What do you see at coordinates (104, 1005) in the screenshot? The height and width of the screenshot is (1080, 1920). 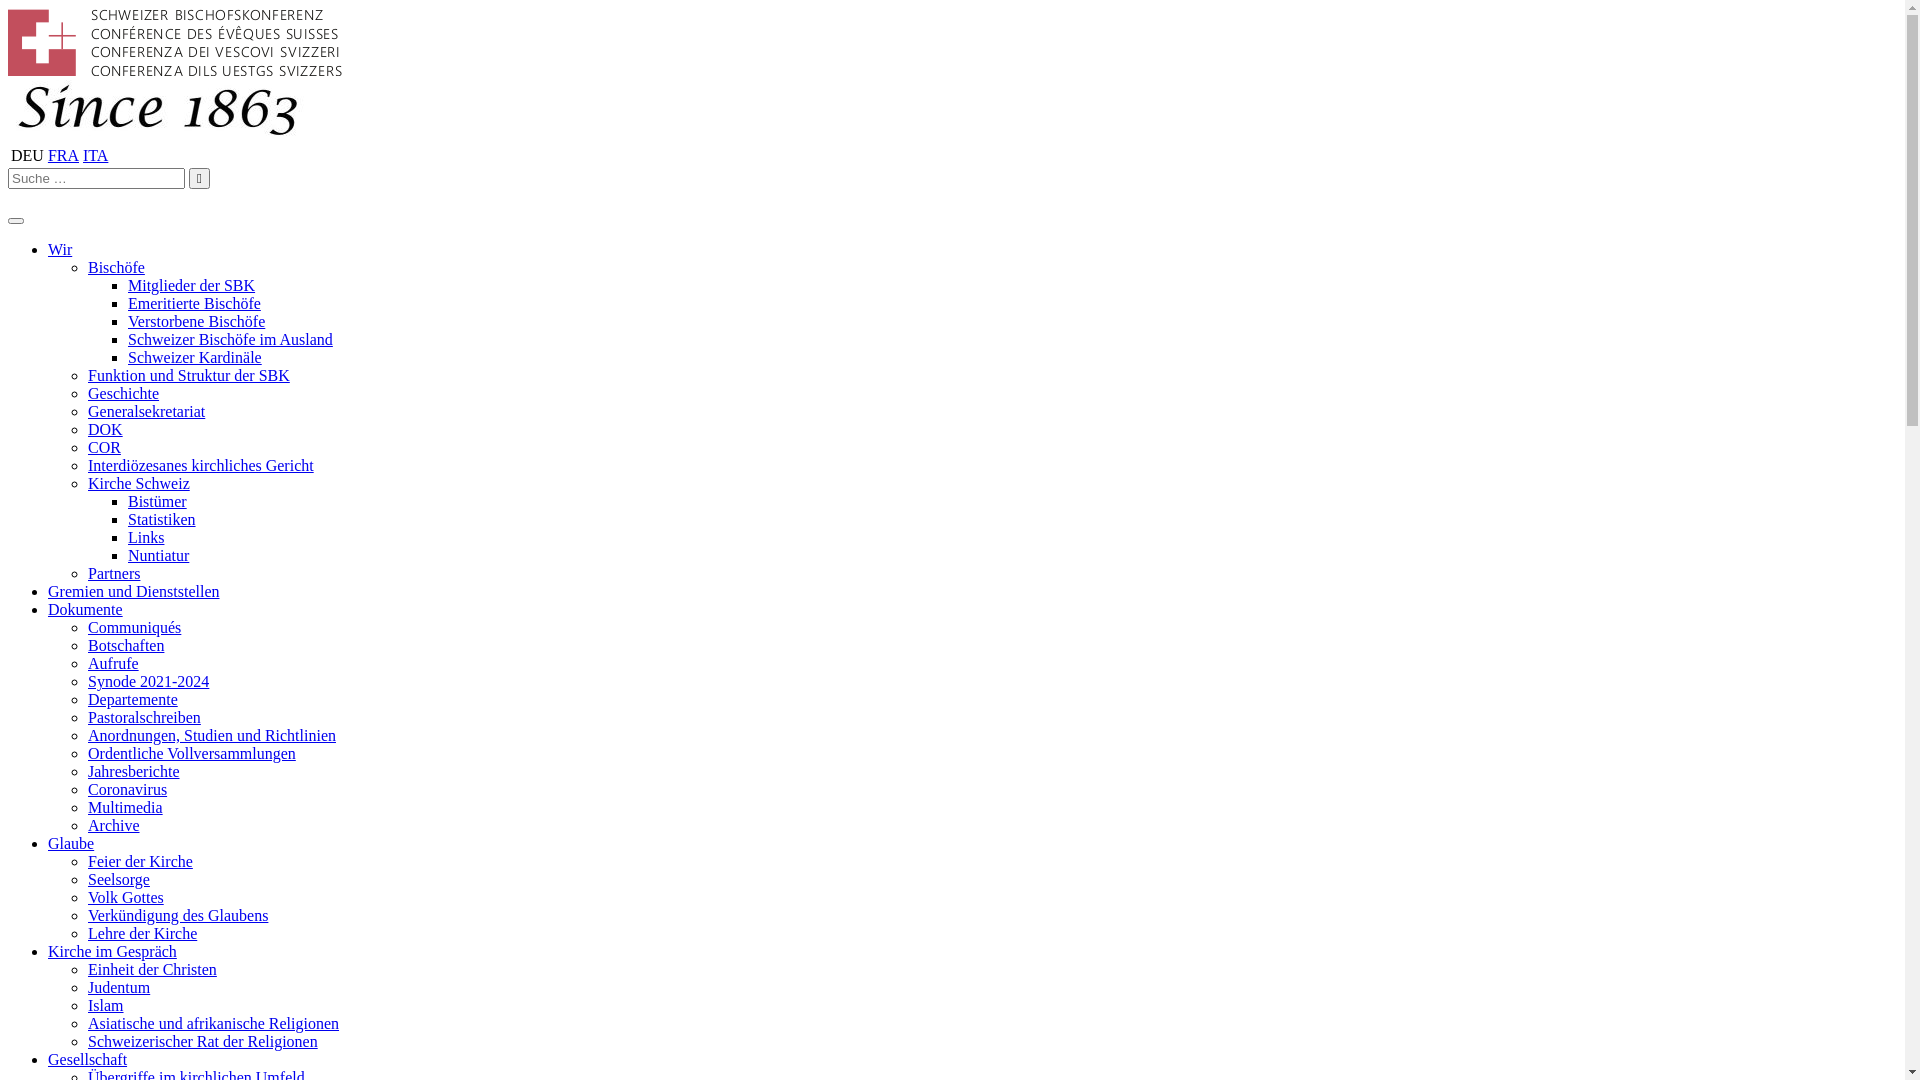 I see `'Islam'` at bounding box center [104, 1005].